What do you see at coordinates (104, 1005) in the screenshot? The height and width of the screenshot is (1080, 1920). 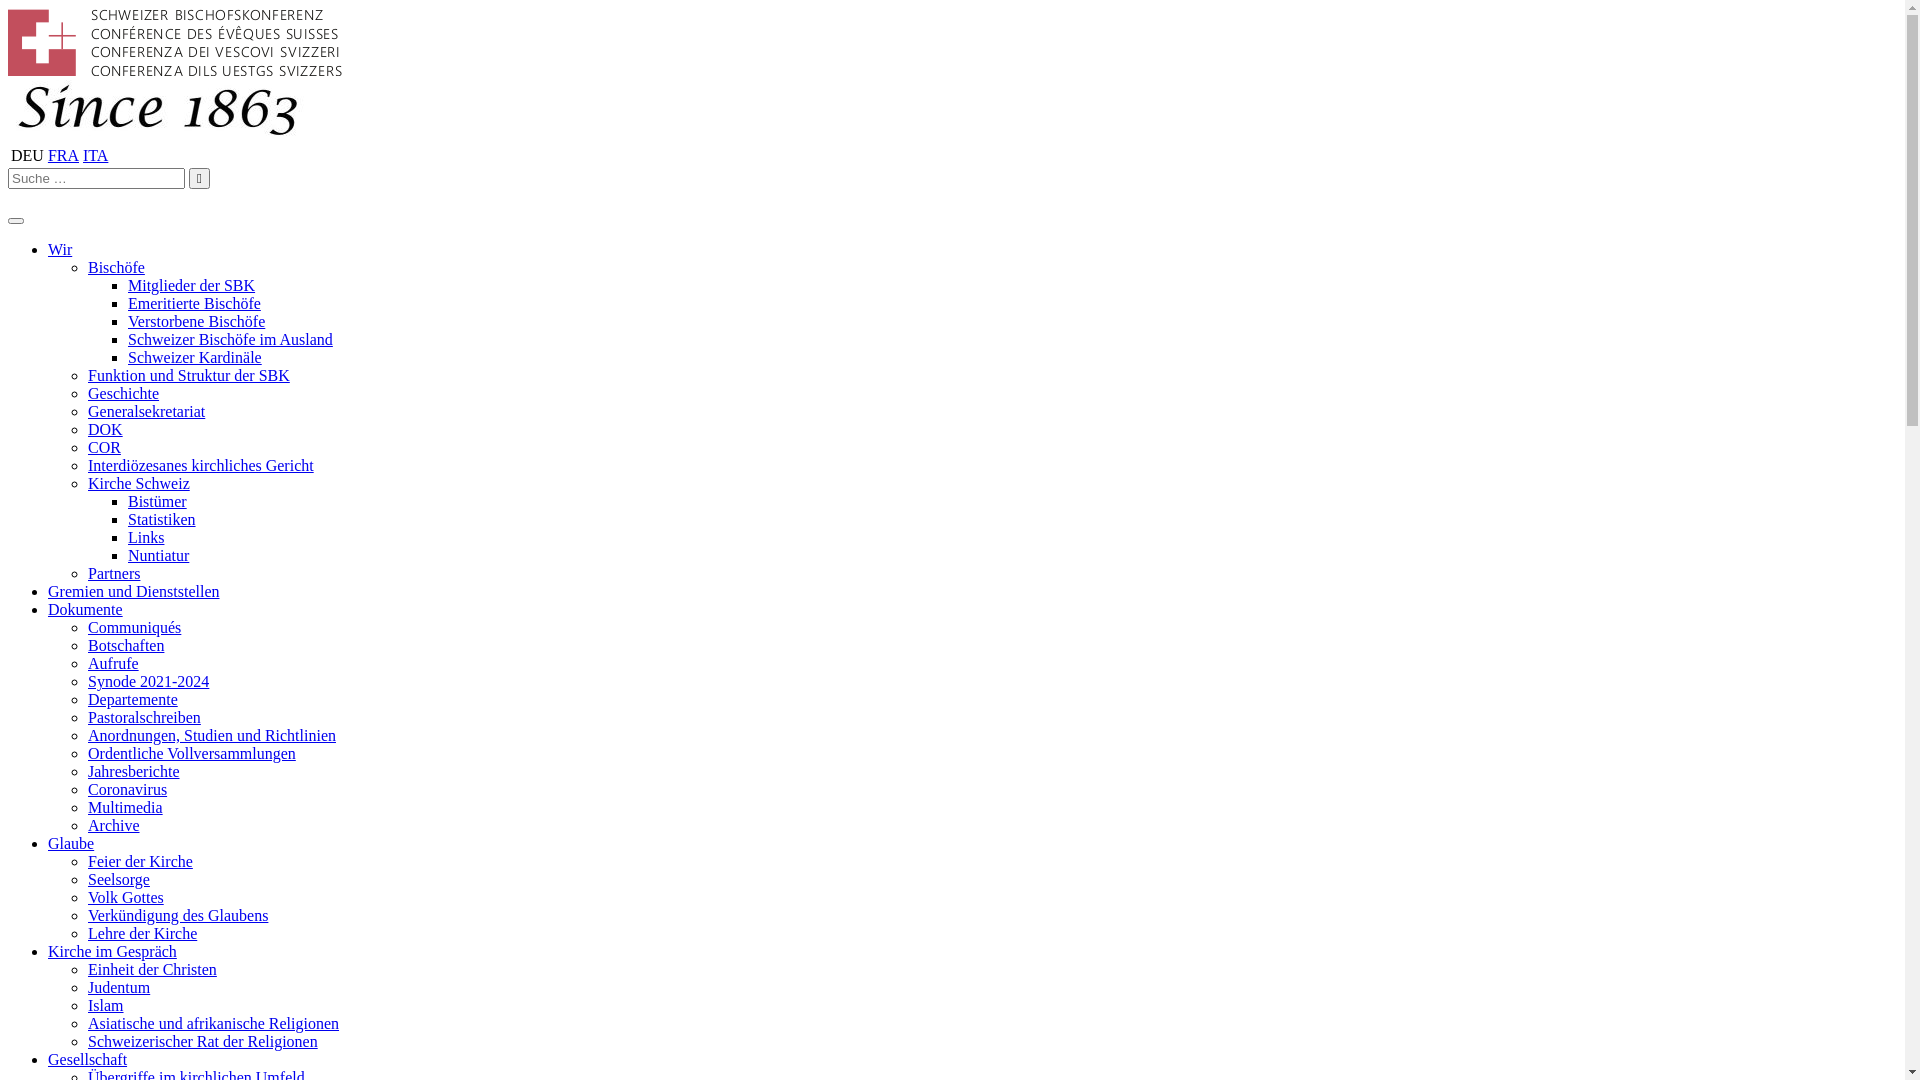 I see `'Islam'` at bounding box center [104, 1005].